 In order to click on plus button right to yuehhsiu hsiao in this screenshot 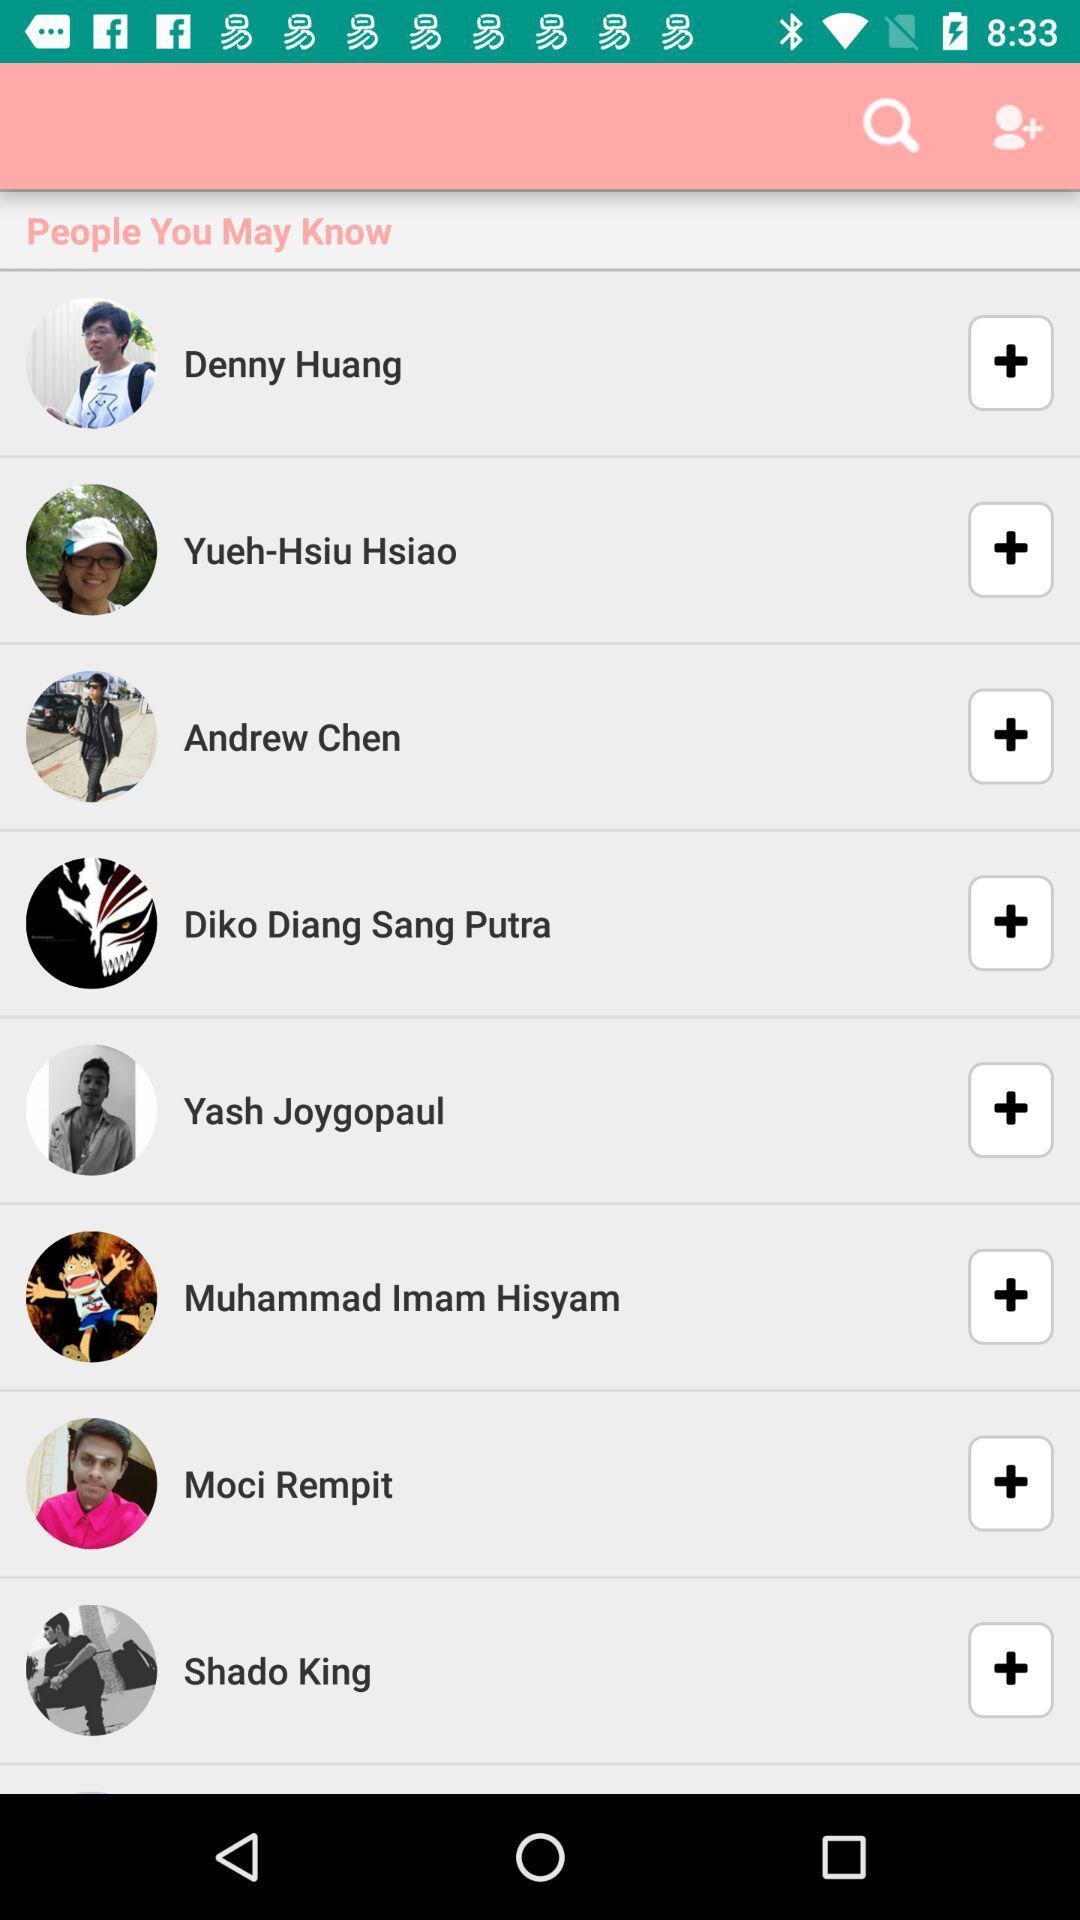, I will do `click(998, 550)`.